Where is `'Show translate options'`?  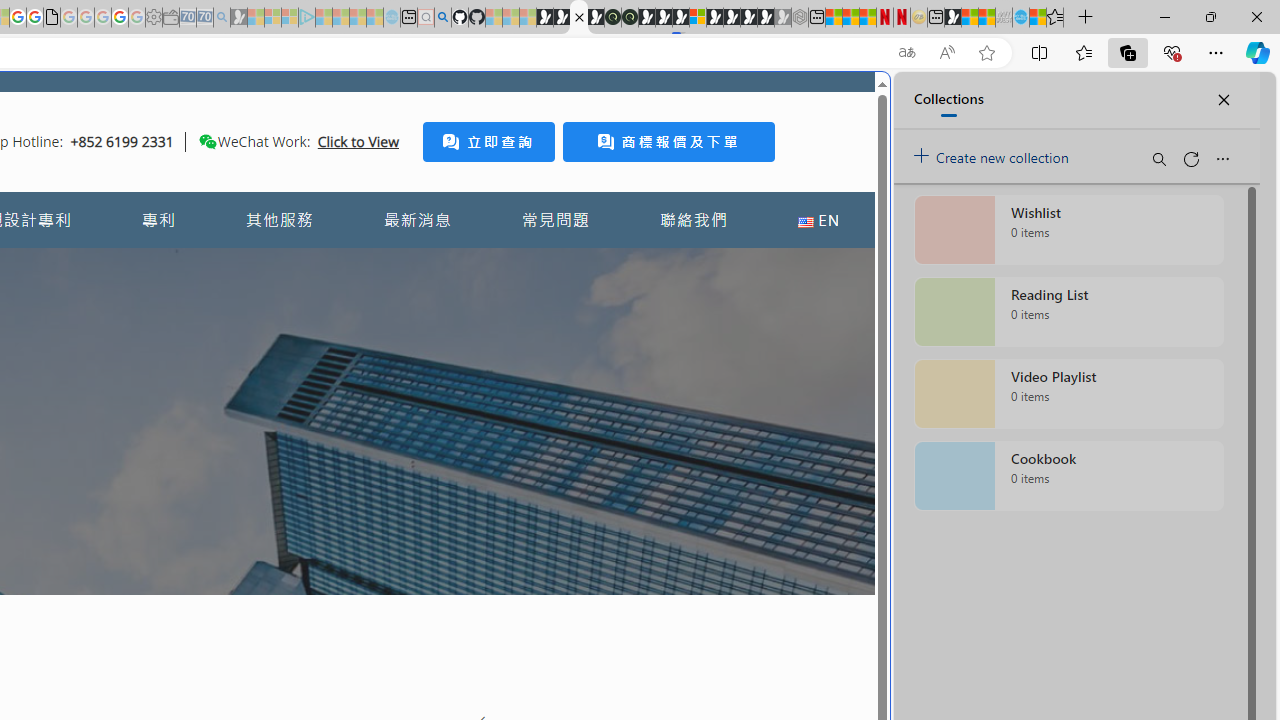 'Show translate options' is located at coordinates (905, 52).